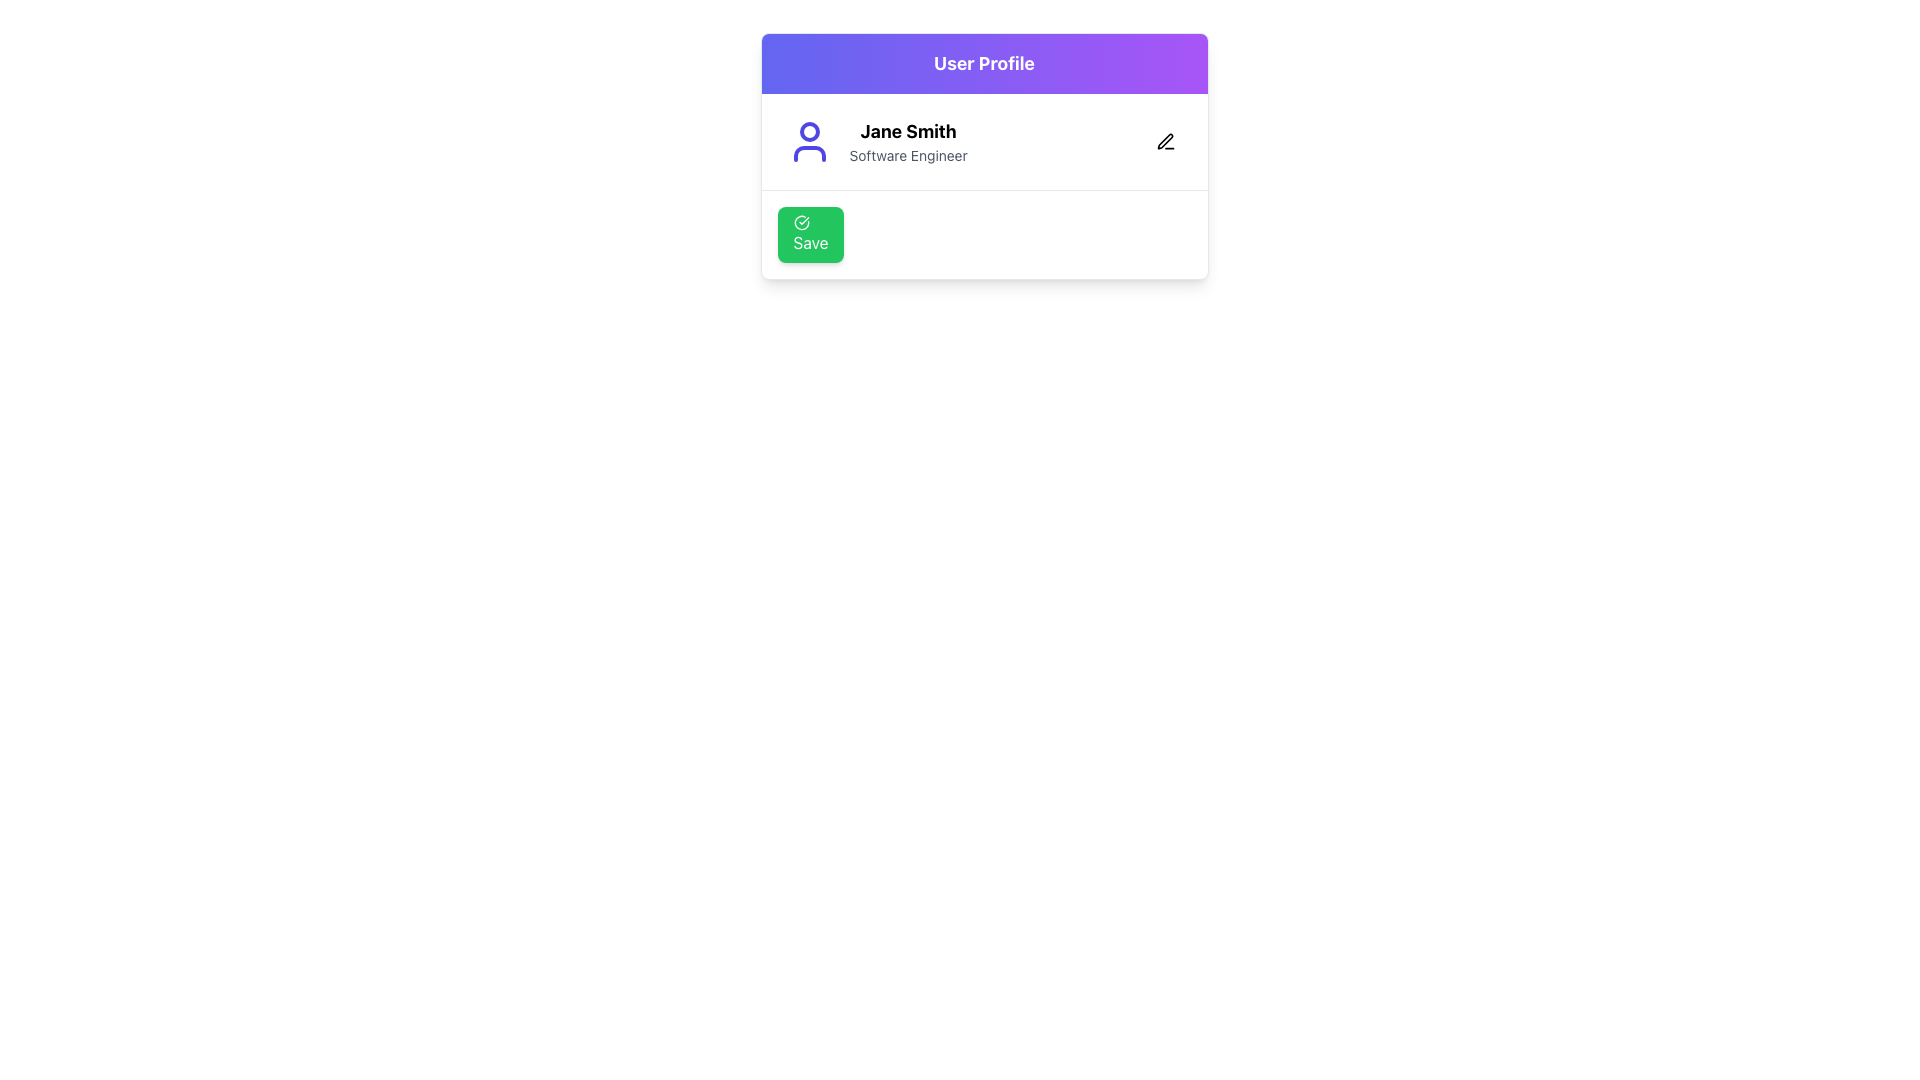 Image resolution: width=1920 pixels, height=1080 pixels. I want to click on the static text label displaying the job title or role of the user, which is positioned below 'Jane Smith', so click(907, 154).